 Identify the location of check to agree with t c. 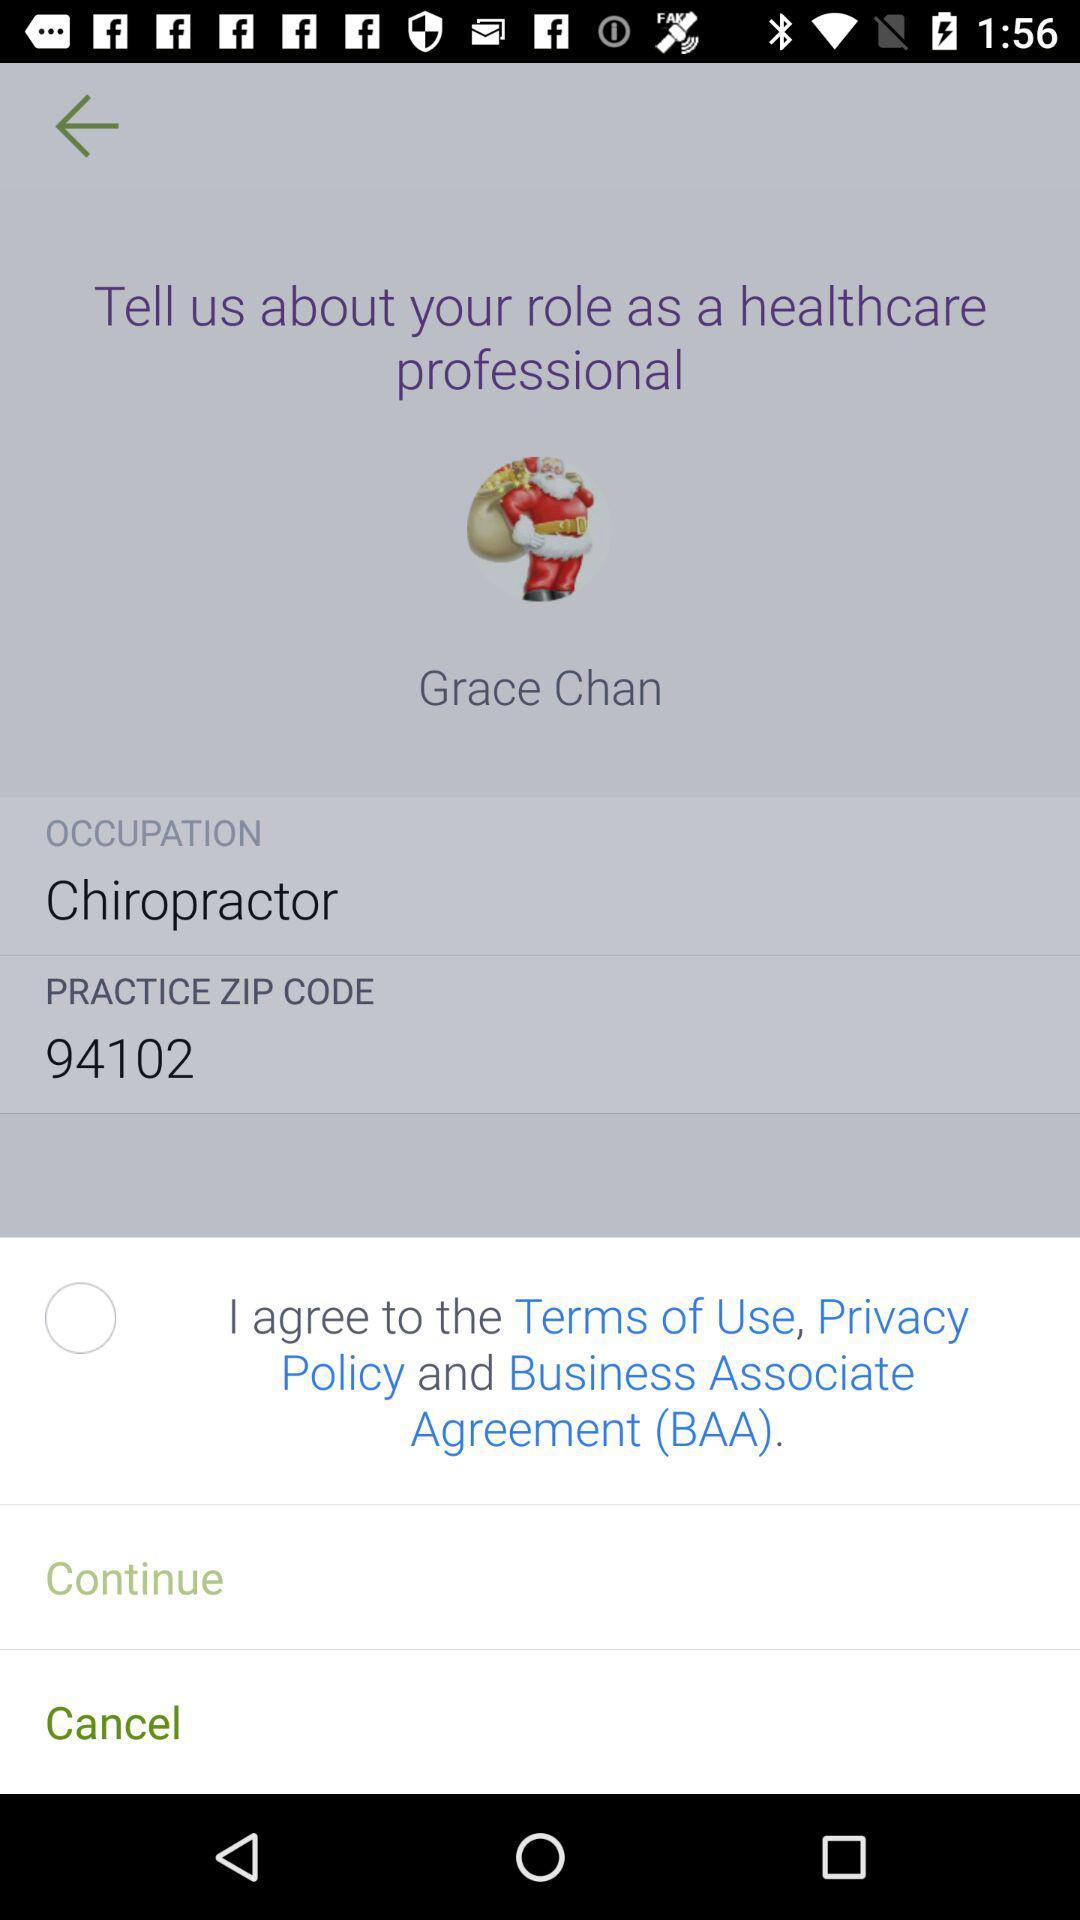
(103, 1318).